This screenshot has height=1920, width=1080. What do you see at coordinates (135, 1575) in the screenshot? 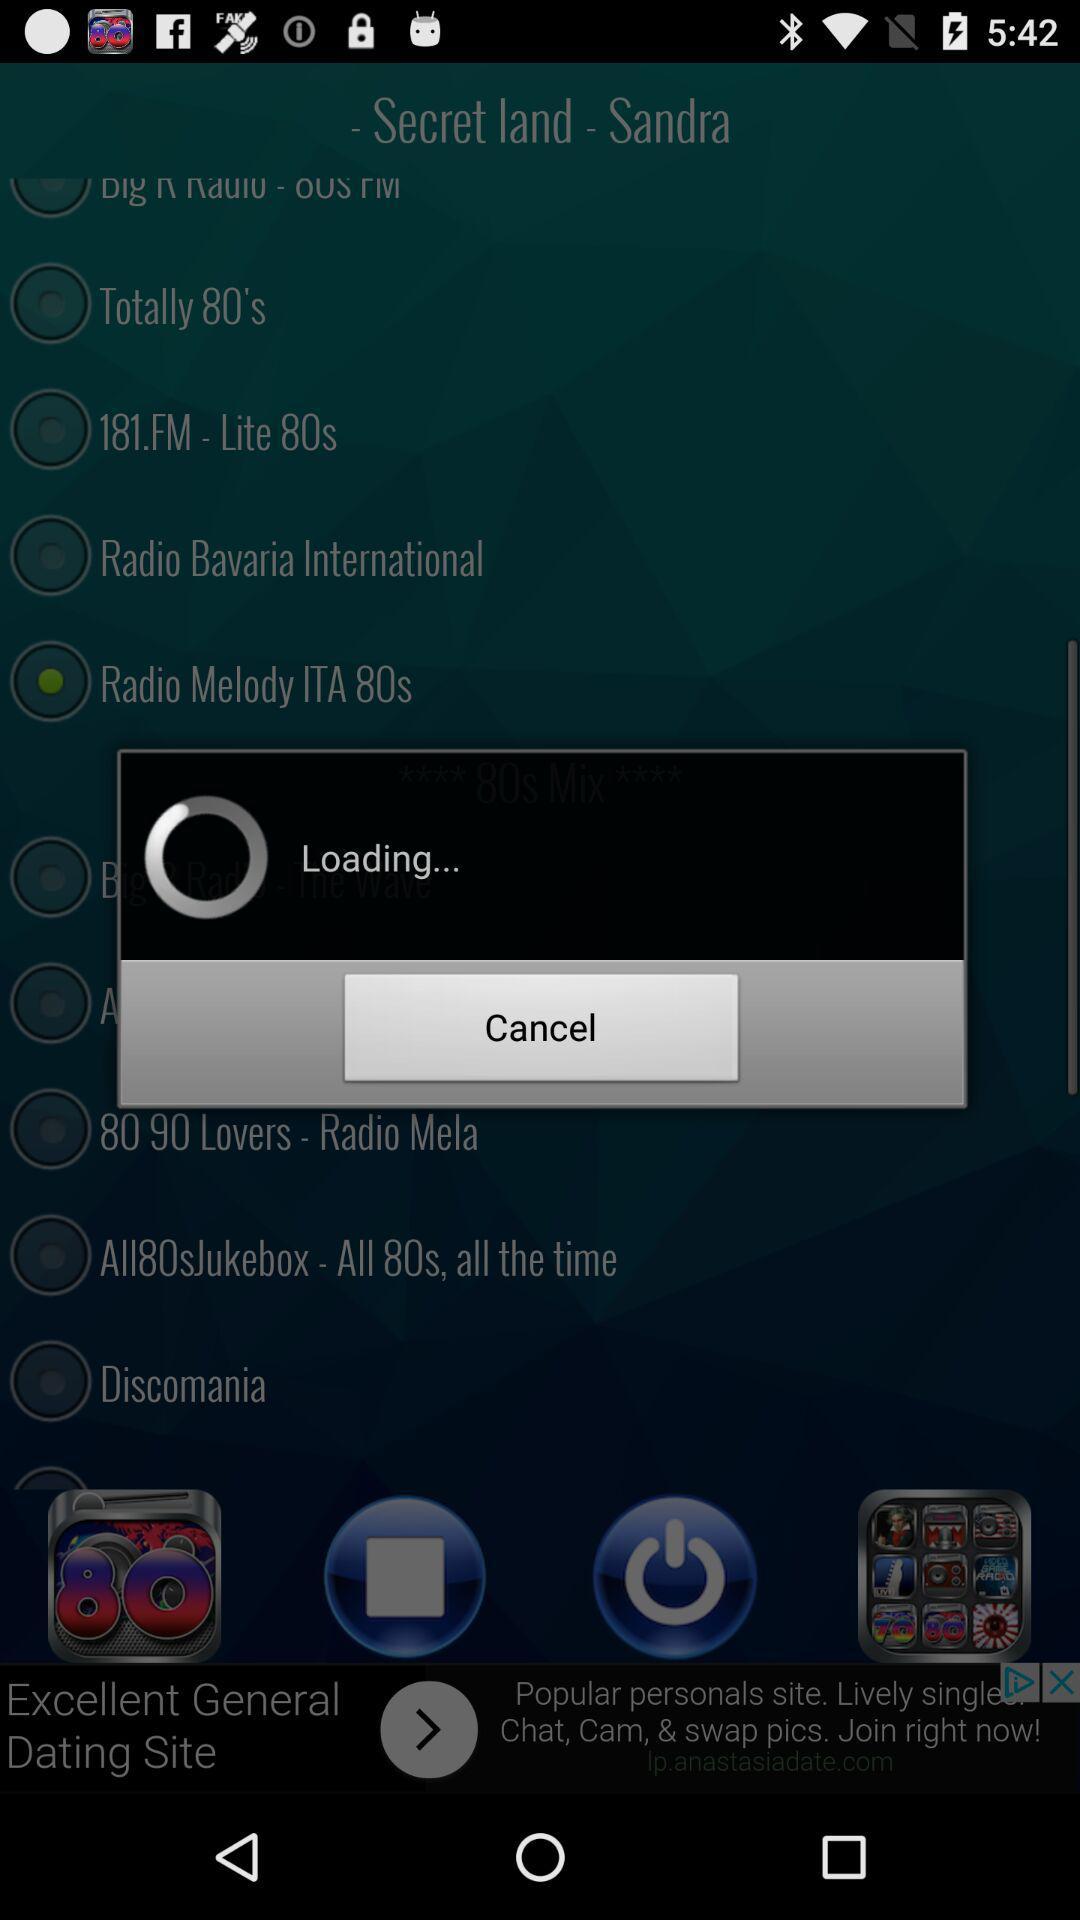
I see `switch autoplay option` at bounding box center [135, 1575].